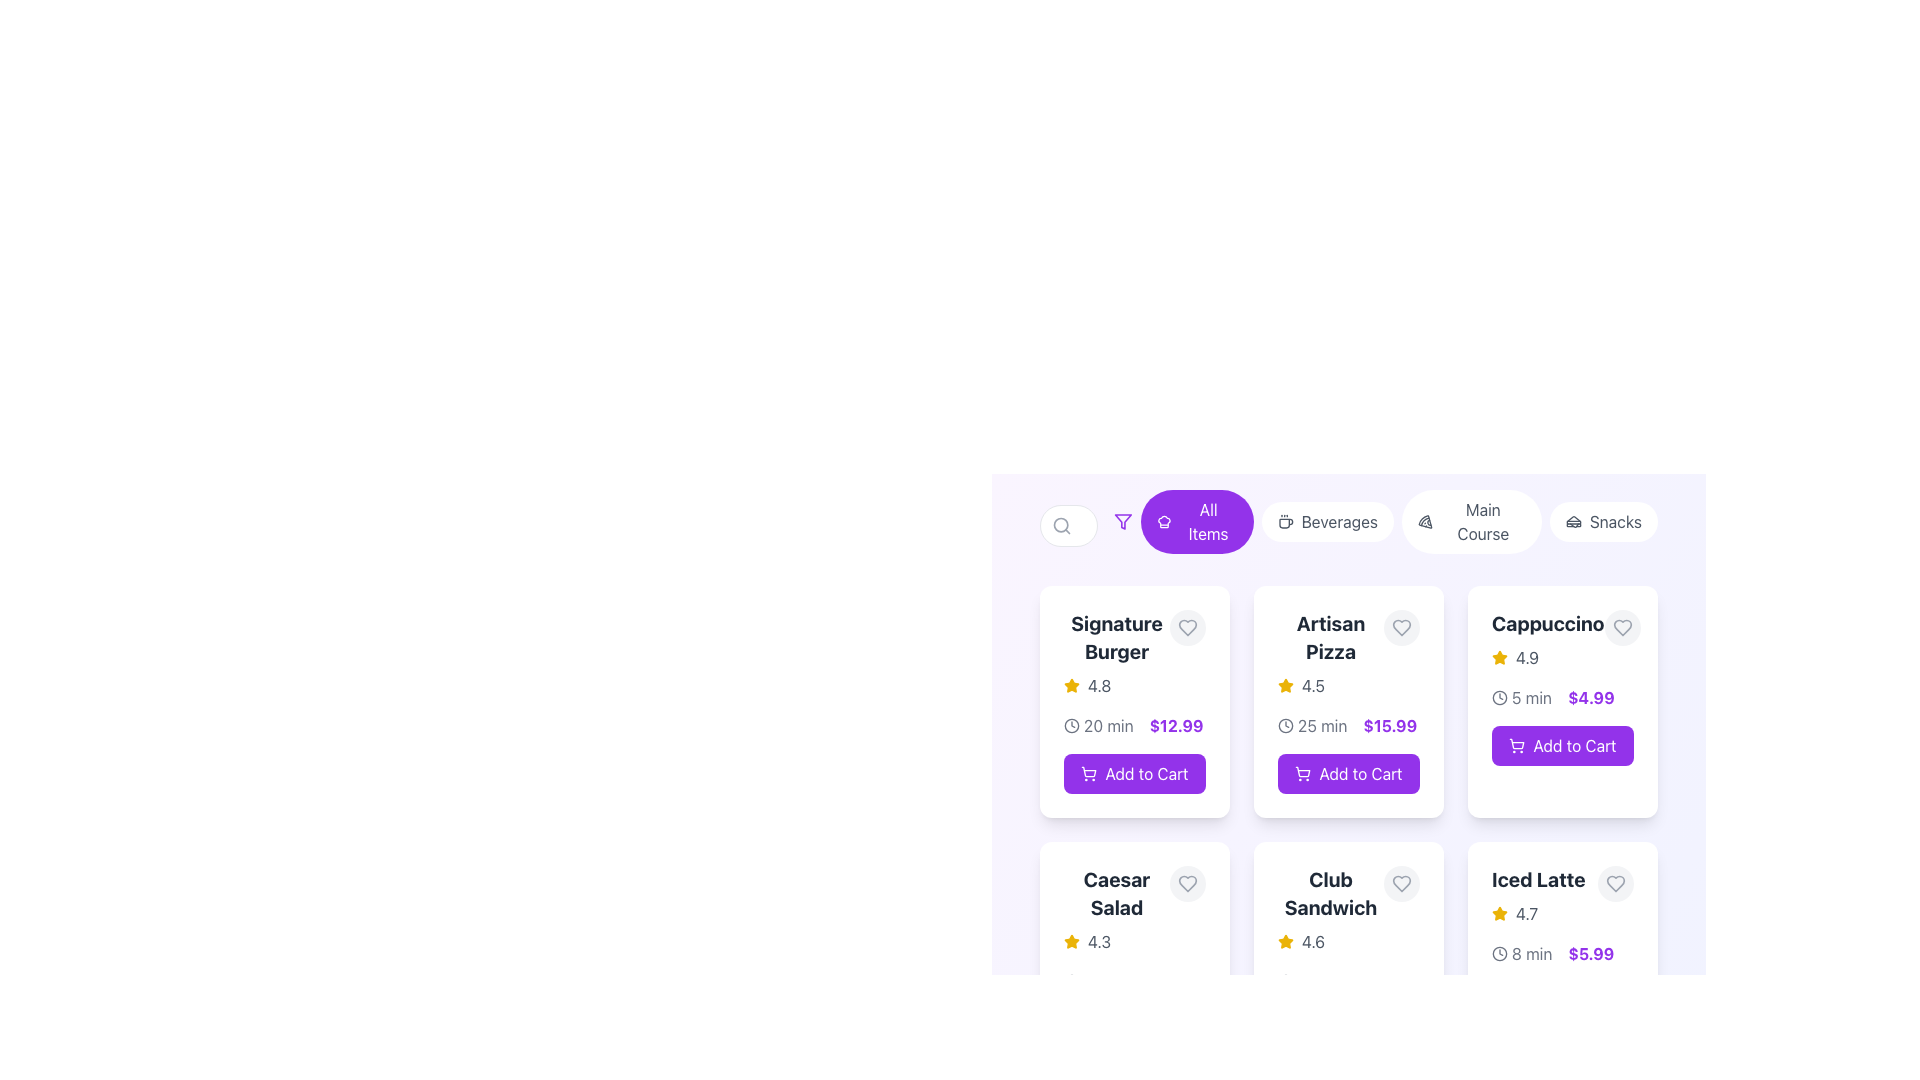 The width and height of the screenshot is (1920, 1080). I want to click on the circular outline of the clock within the SVG component, which is a decorative element representing time-related functionality, so click(1286, 725).